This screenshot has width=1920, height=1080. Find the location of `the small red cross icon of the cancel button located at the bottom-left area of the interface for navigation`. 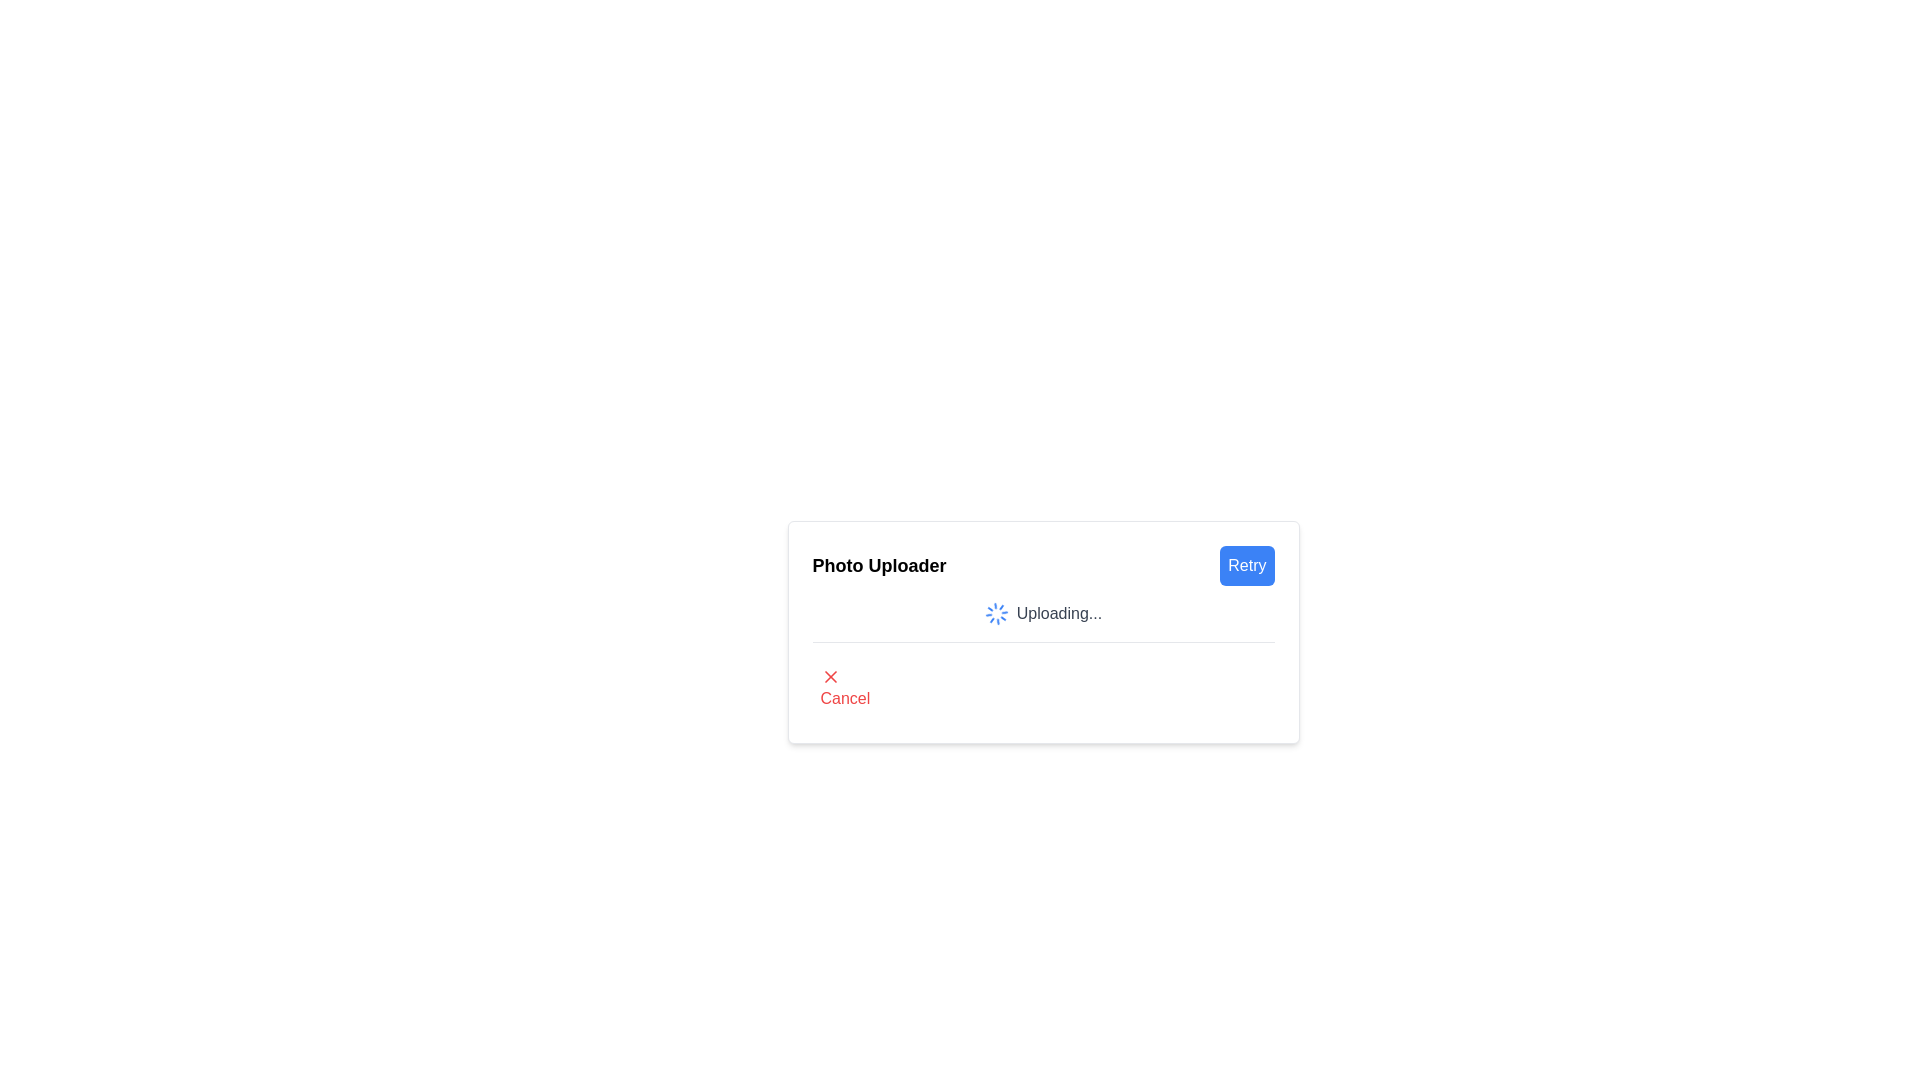

the small red cross icon of the cancel button located at the bottom-left area of the interface for navigation is located at coordinates (830, 676).